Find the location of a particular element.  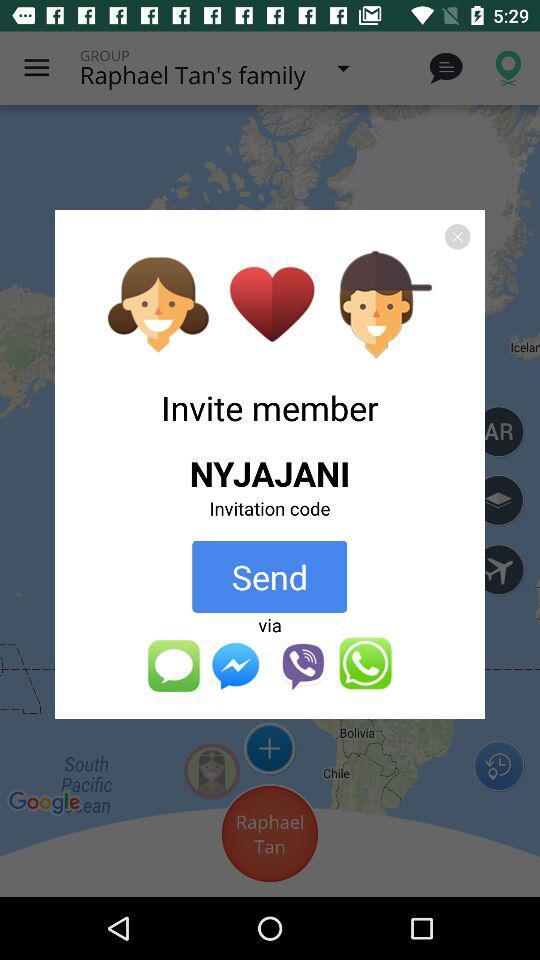

the icon at the bottom is located at coordinates (269, 665).